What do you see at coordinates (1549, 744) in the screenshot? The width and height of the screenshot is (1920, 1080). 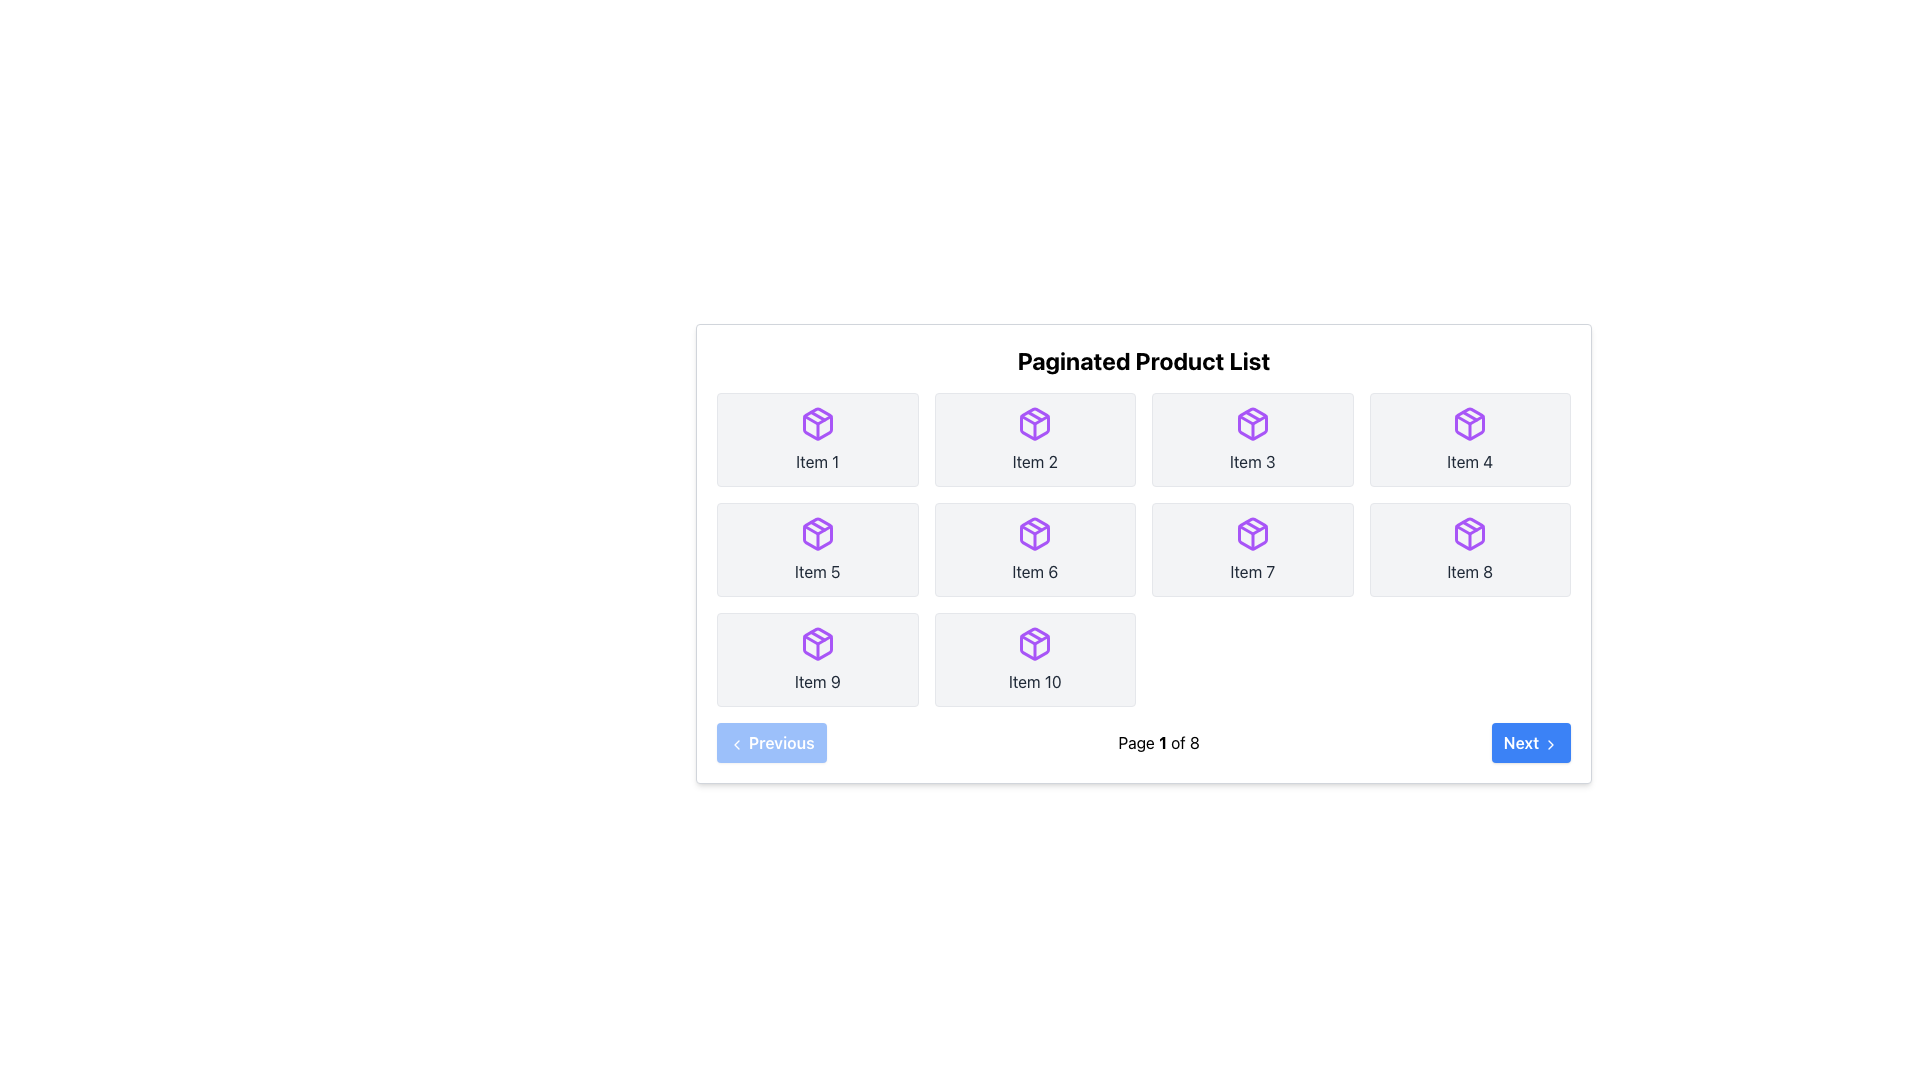 I see `the right-pointing chevron icon located within the 'Next' button at the bottom-right corner of the interface` at bounding box center [1549, 744].